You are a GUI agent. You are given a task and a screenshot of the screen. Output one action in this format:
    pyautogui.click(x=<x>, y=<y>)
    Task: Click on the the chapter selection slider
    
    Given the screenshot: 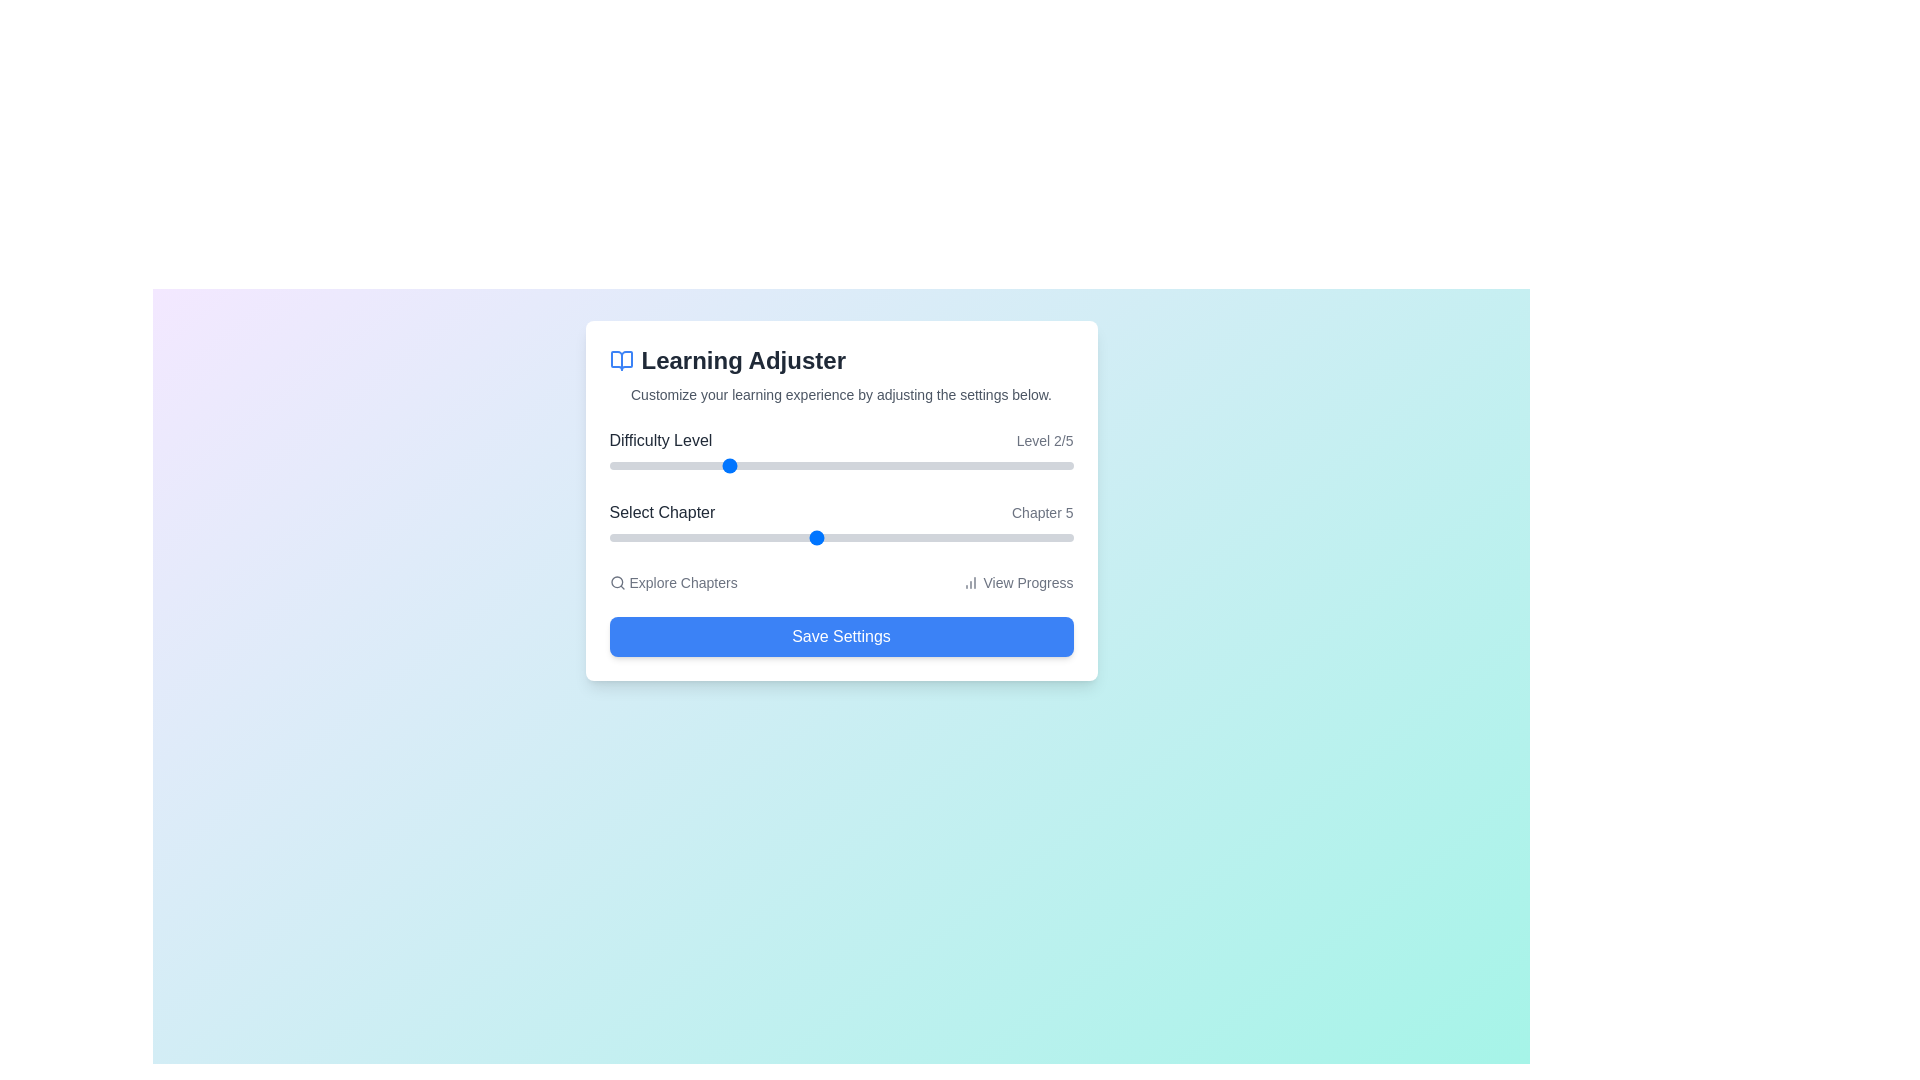 What is the action you would take?
    pyautogui.click(x=970, y=536)
    